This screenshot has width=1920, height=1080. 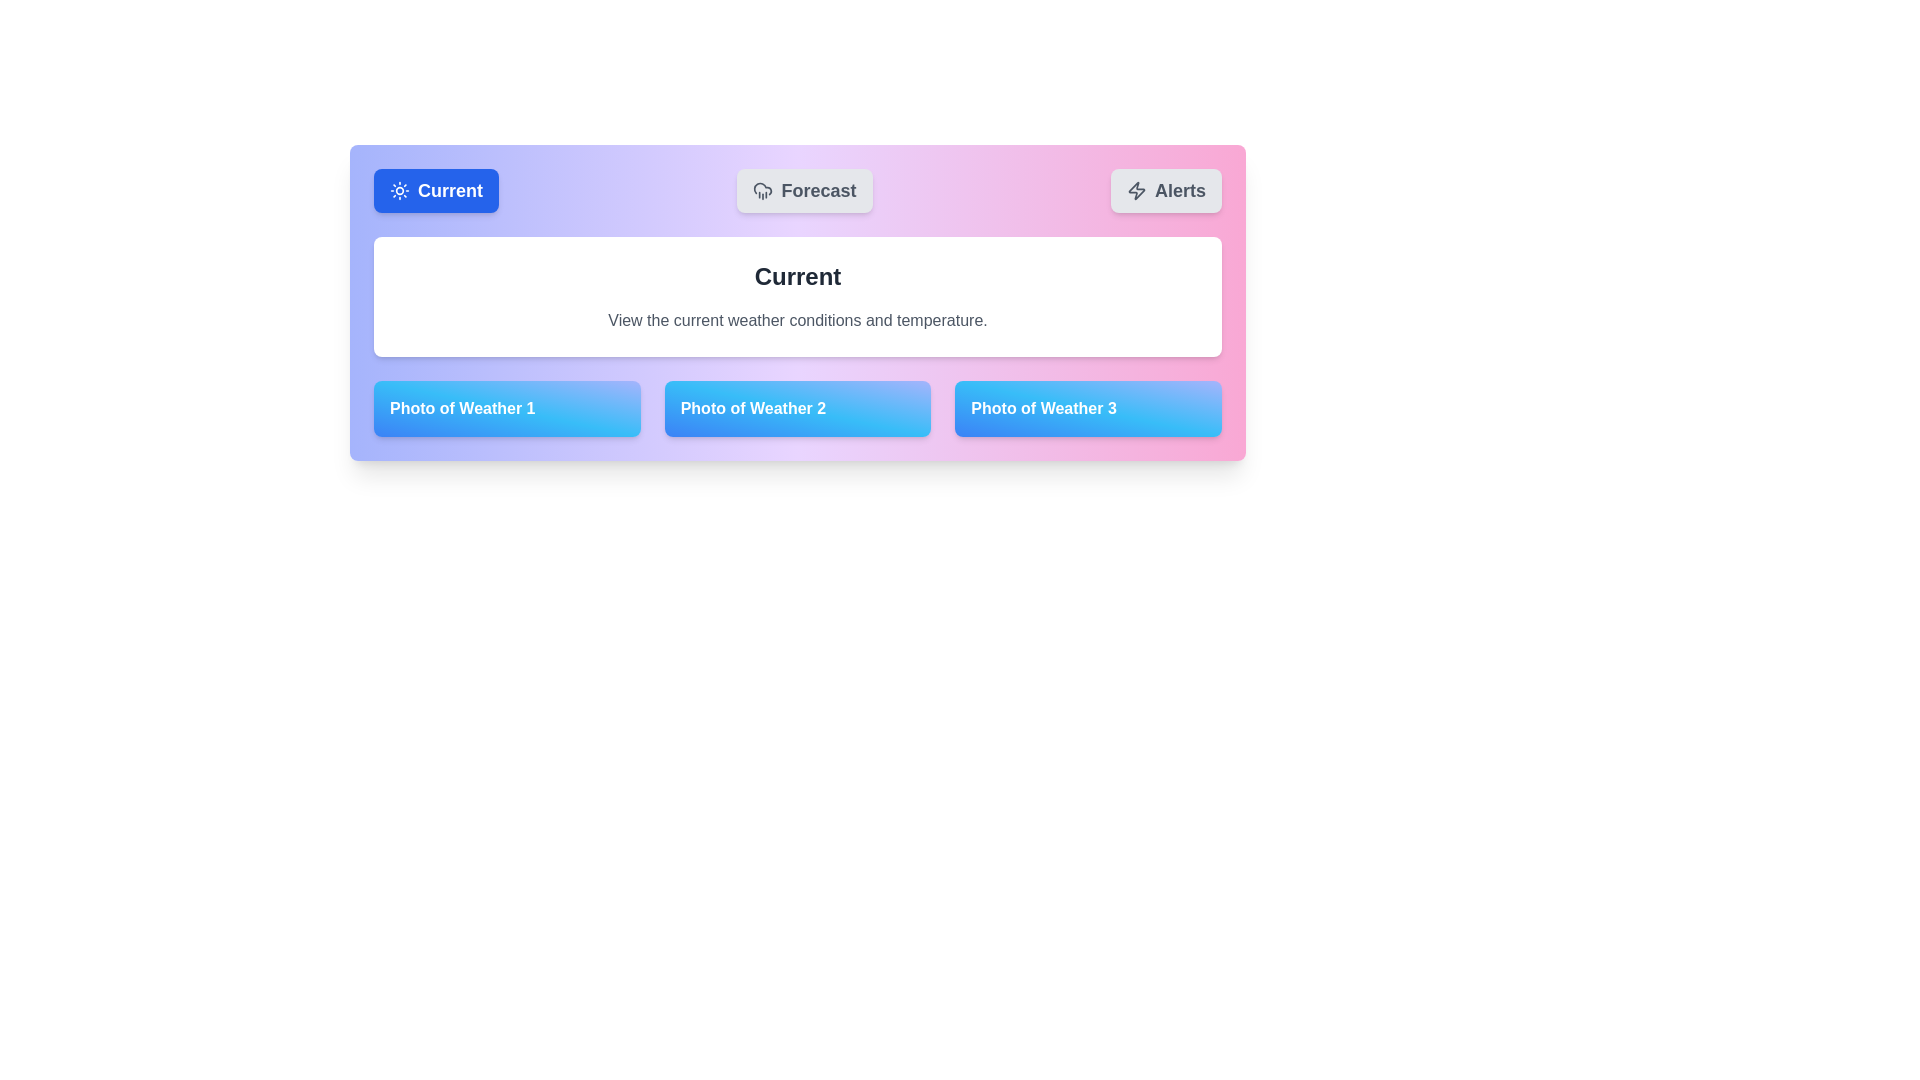 I want to click on the second button in the group of three buttons at the top of the interface, so click(x=805, y=191).